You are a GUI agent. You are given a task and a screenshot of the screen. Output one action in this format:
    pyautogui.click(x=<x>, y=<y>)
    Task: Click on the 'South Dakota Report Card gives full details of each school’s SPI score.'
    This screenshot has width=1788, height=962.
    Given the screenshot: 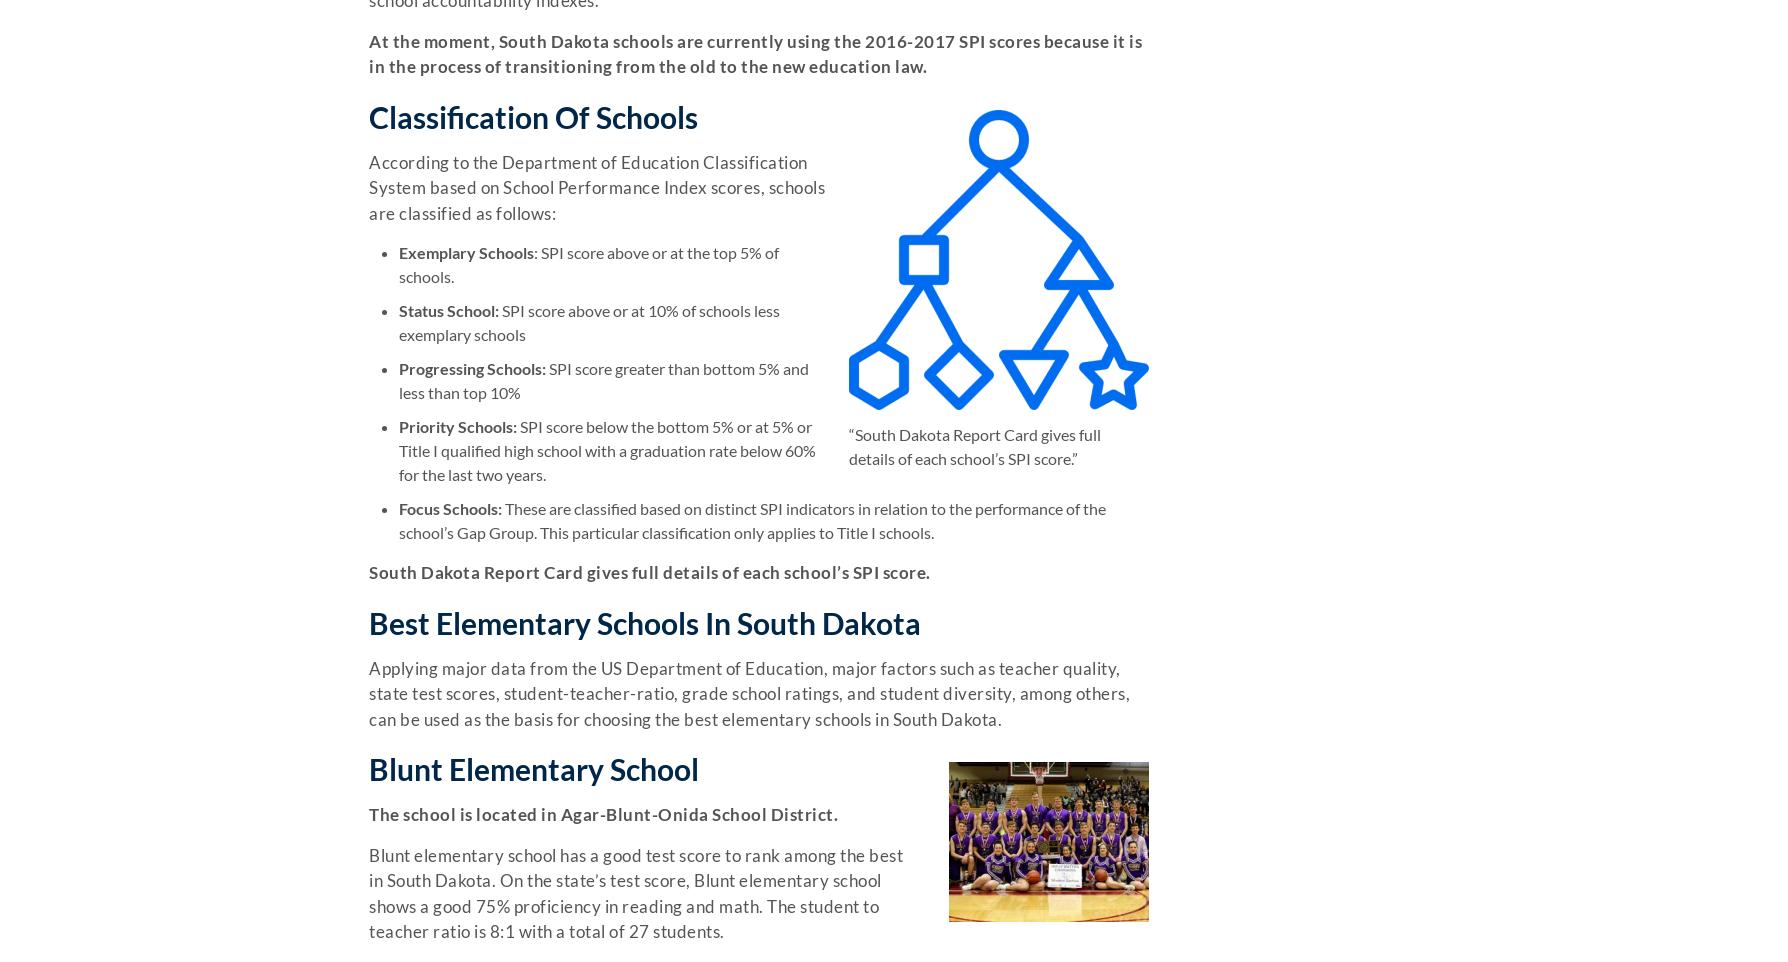 What is the action you would take?
    pyautogui.click(x=649, y=572)
    